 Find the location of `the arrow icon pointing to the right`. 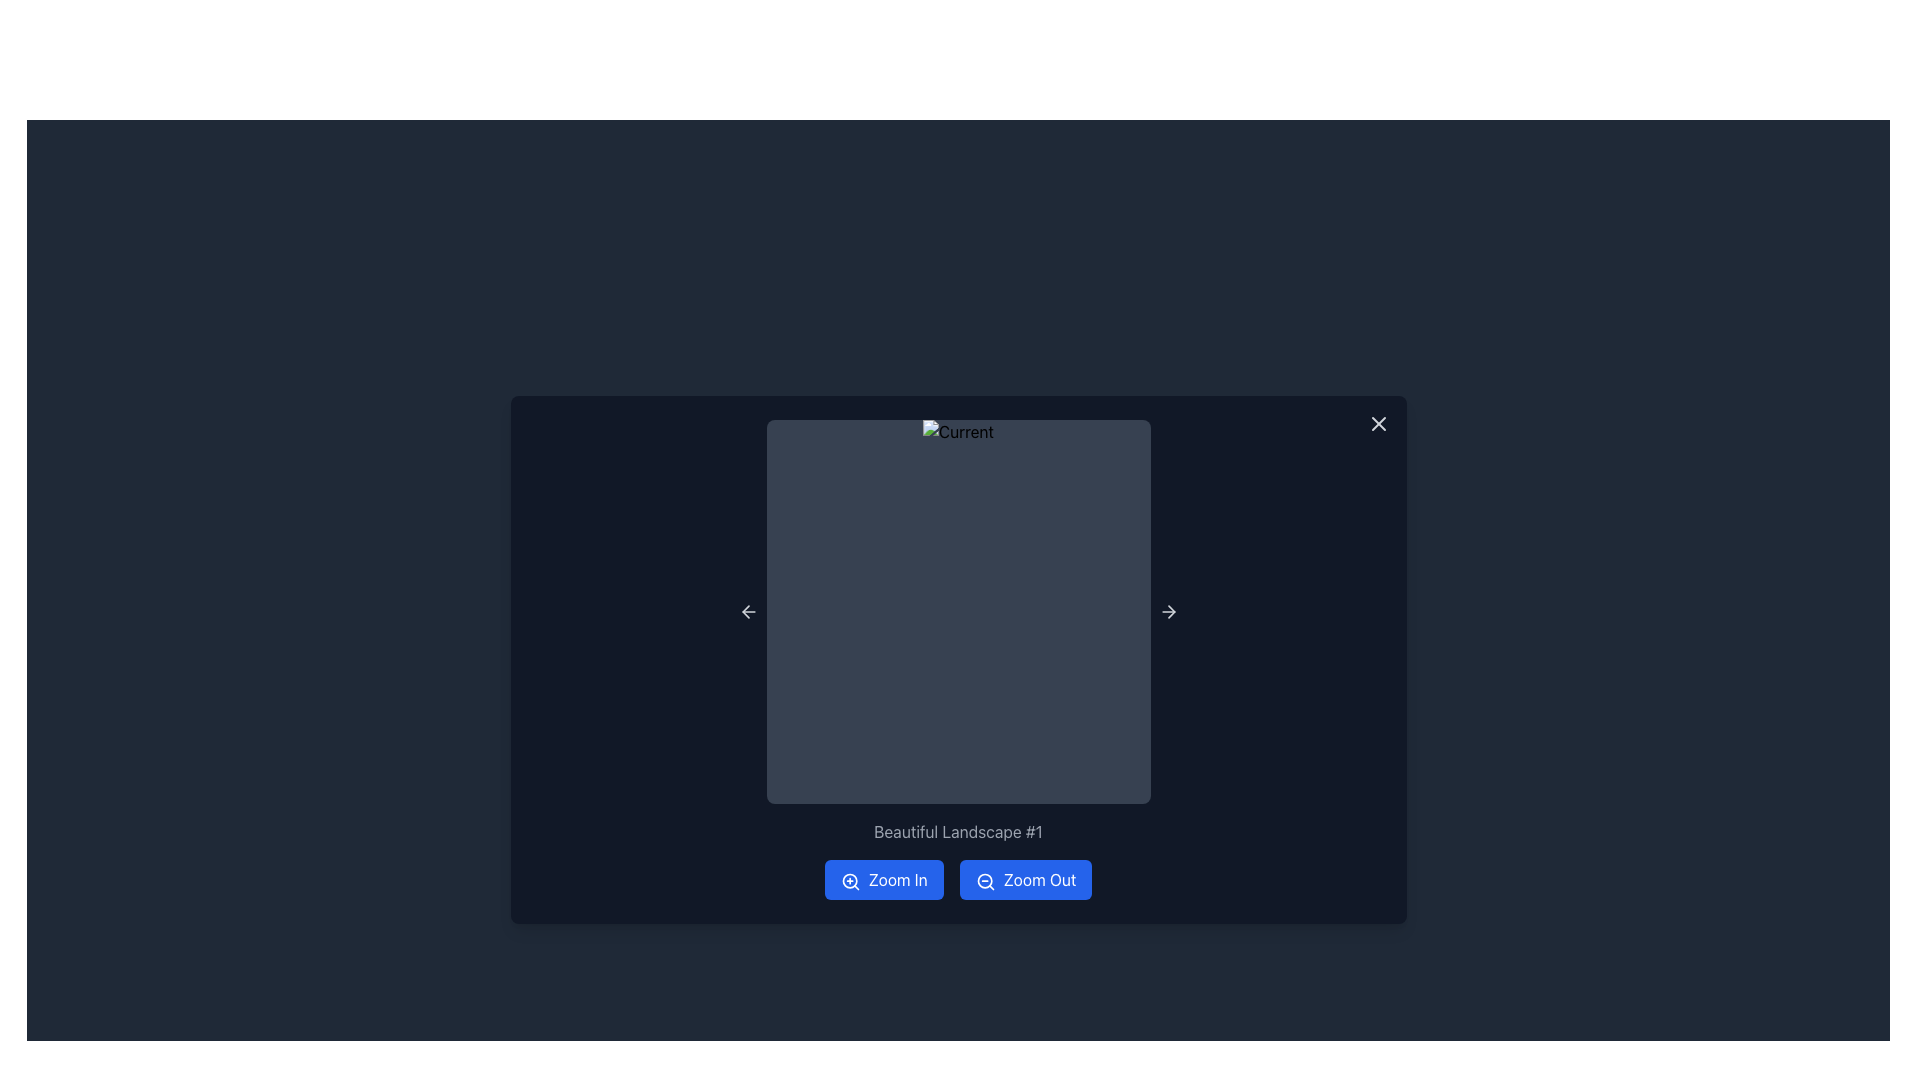

the arrow icon pointing to the right is located at coordinates (1168, 611).